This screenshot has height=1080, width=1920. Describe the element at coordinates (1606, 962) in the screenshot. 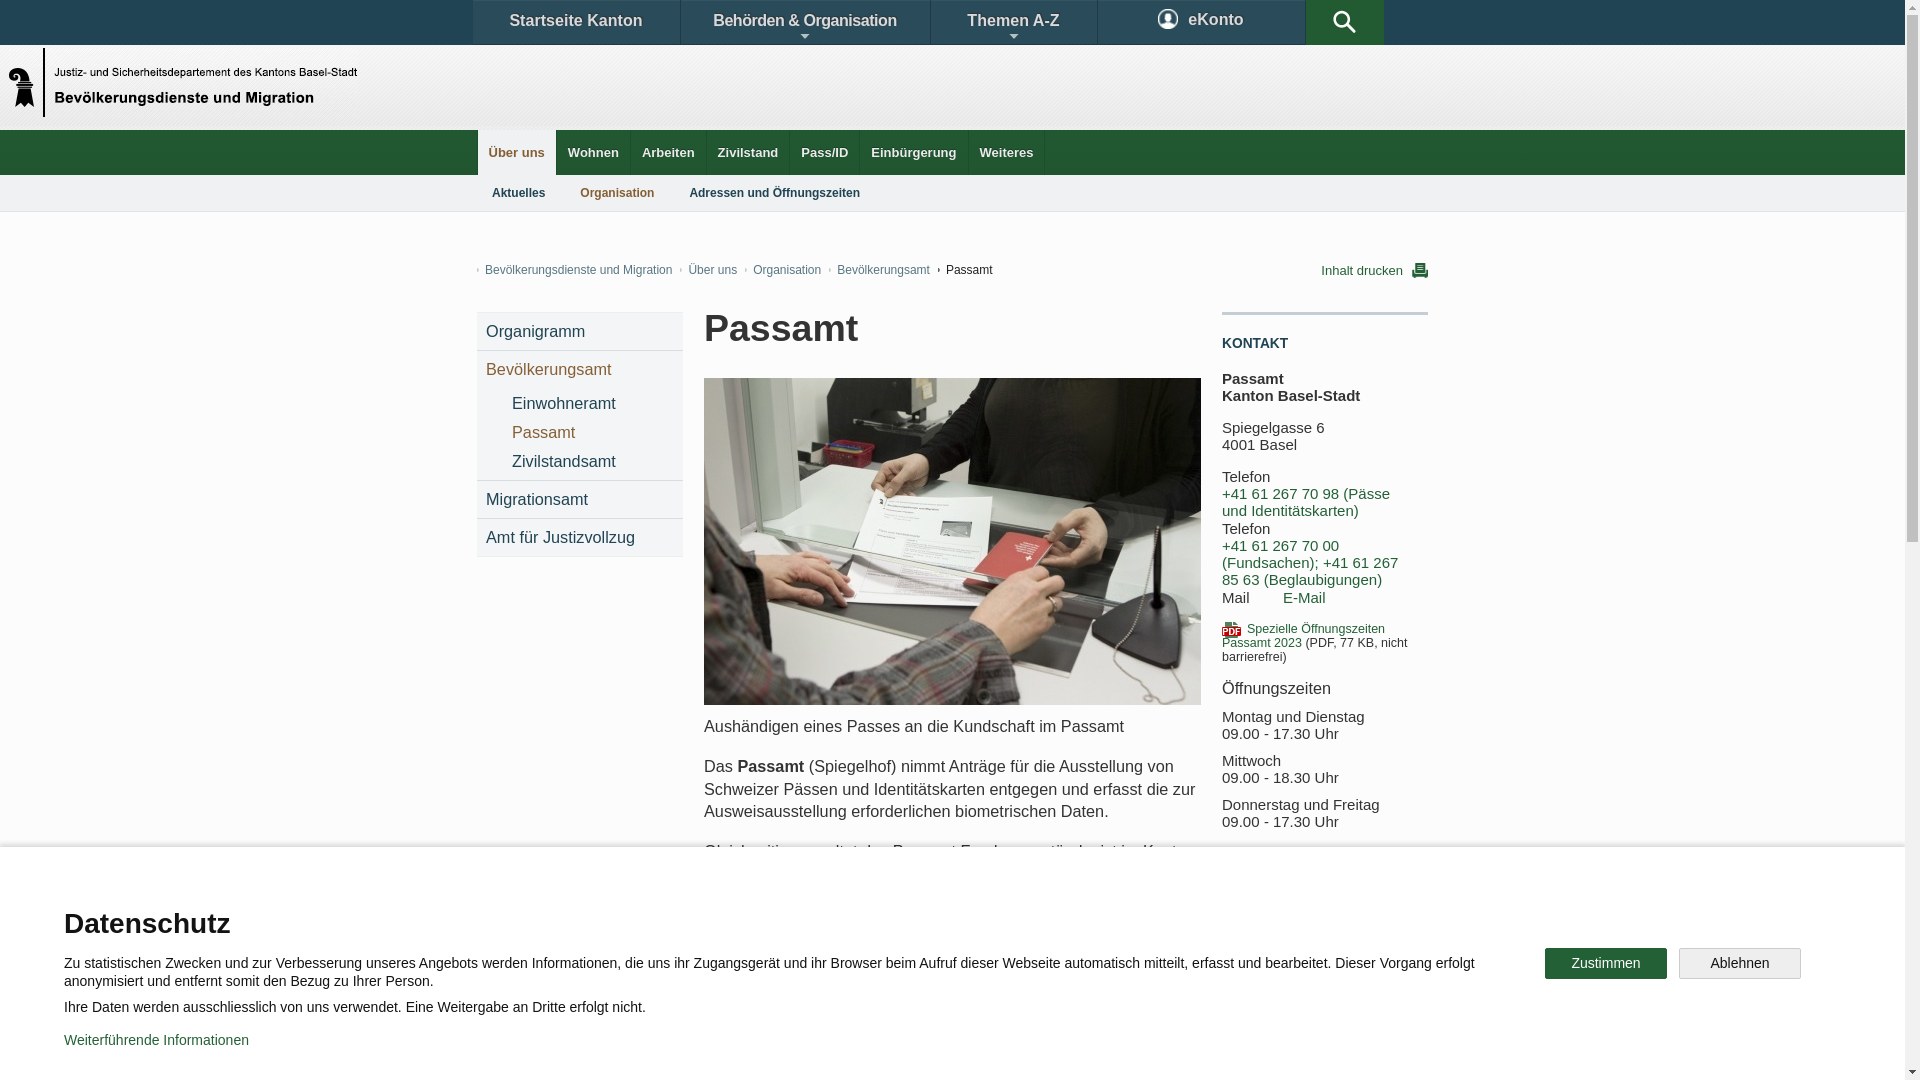

I see `'Zustimmen'` at that location.